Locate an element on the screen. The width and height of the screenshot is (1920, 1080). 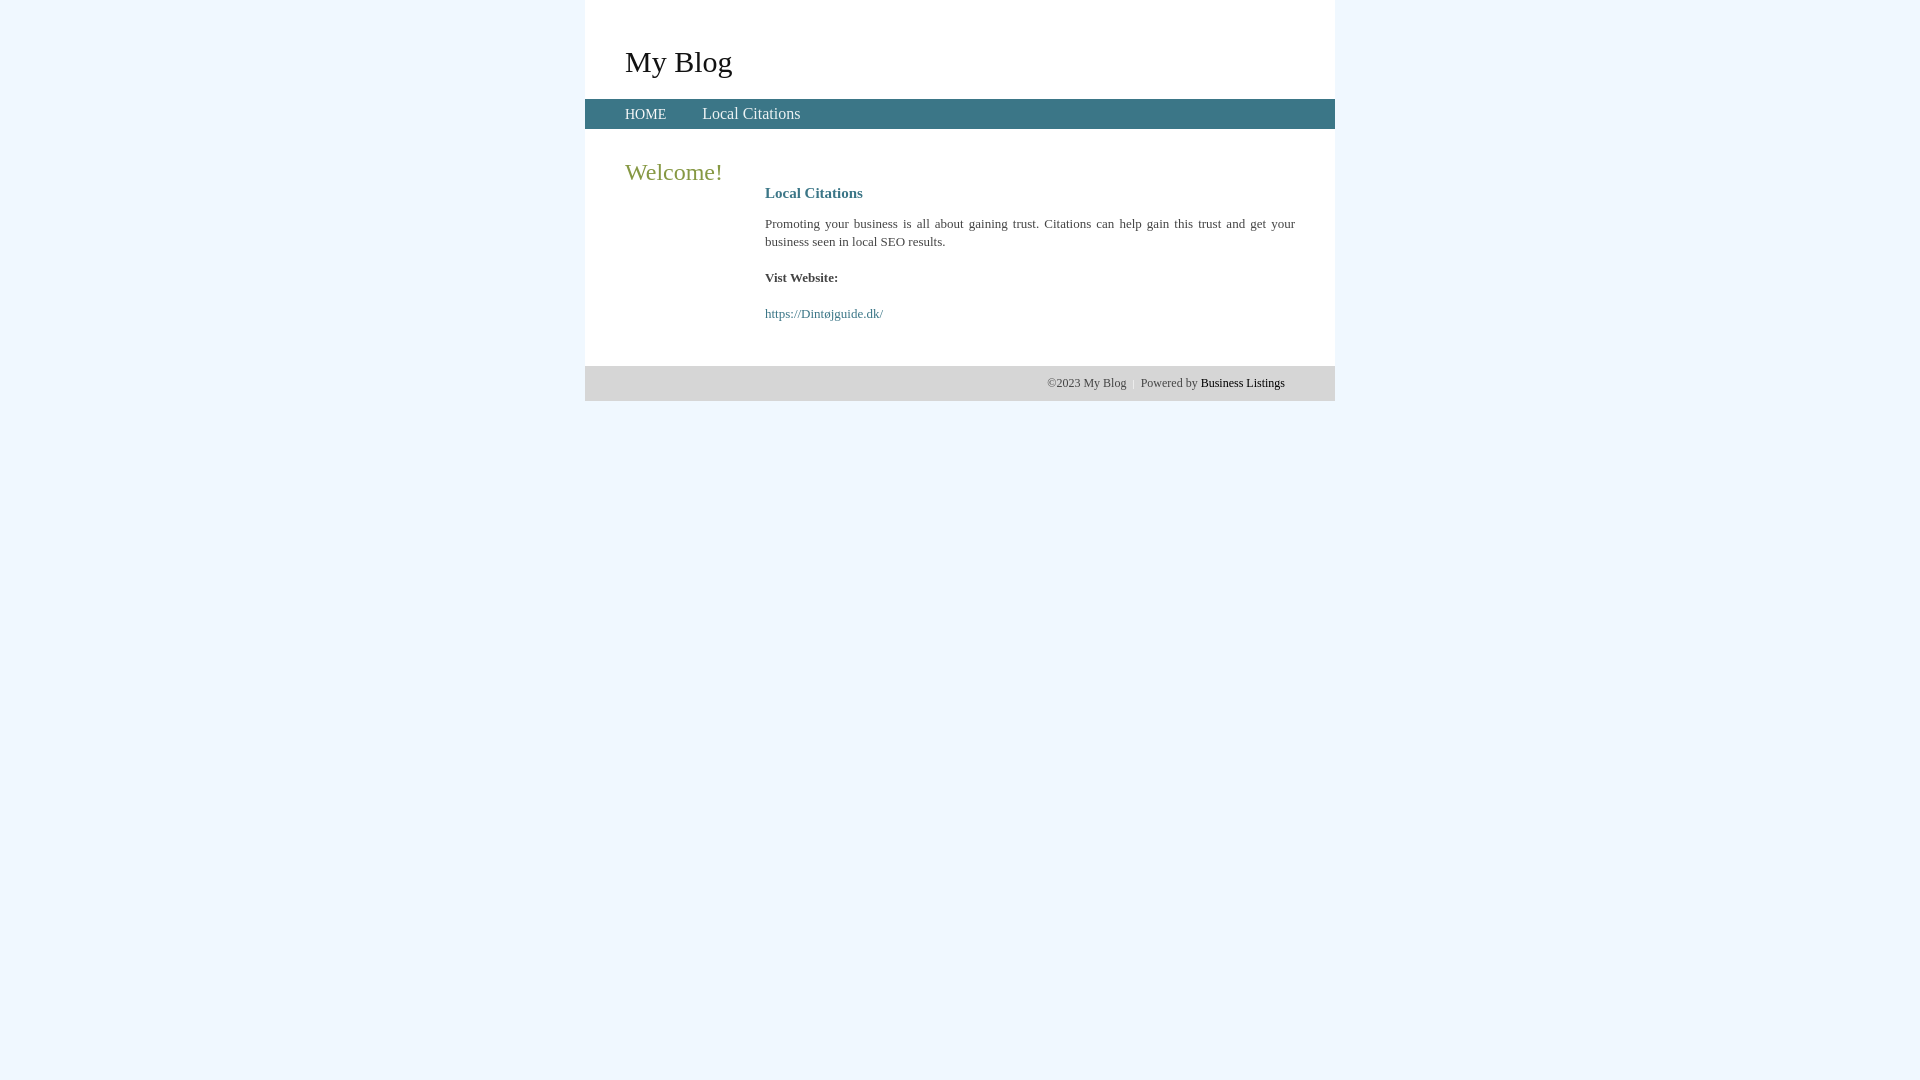
'HOME' is located at coordinates (645, 114).